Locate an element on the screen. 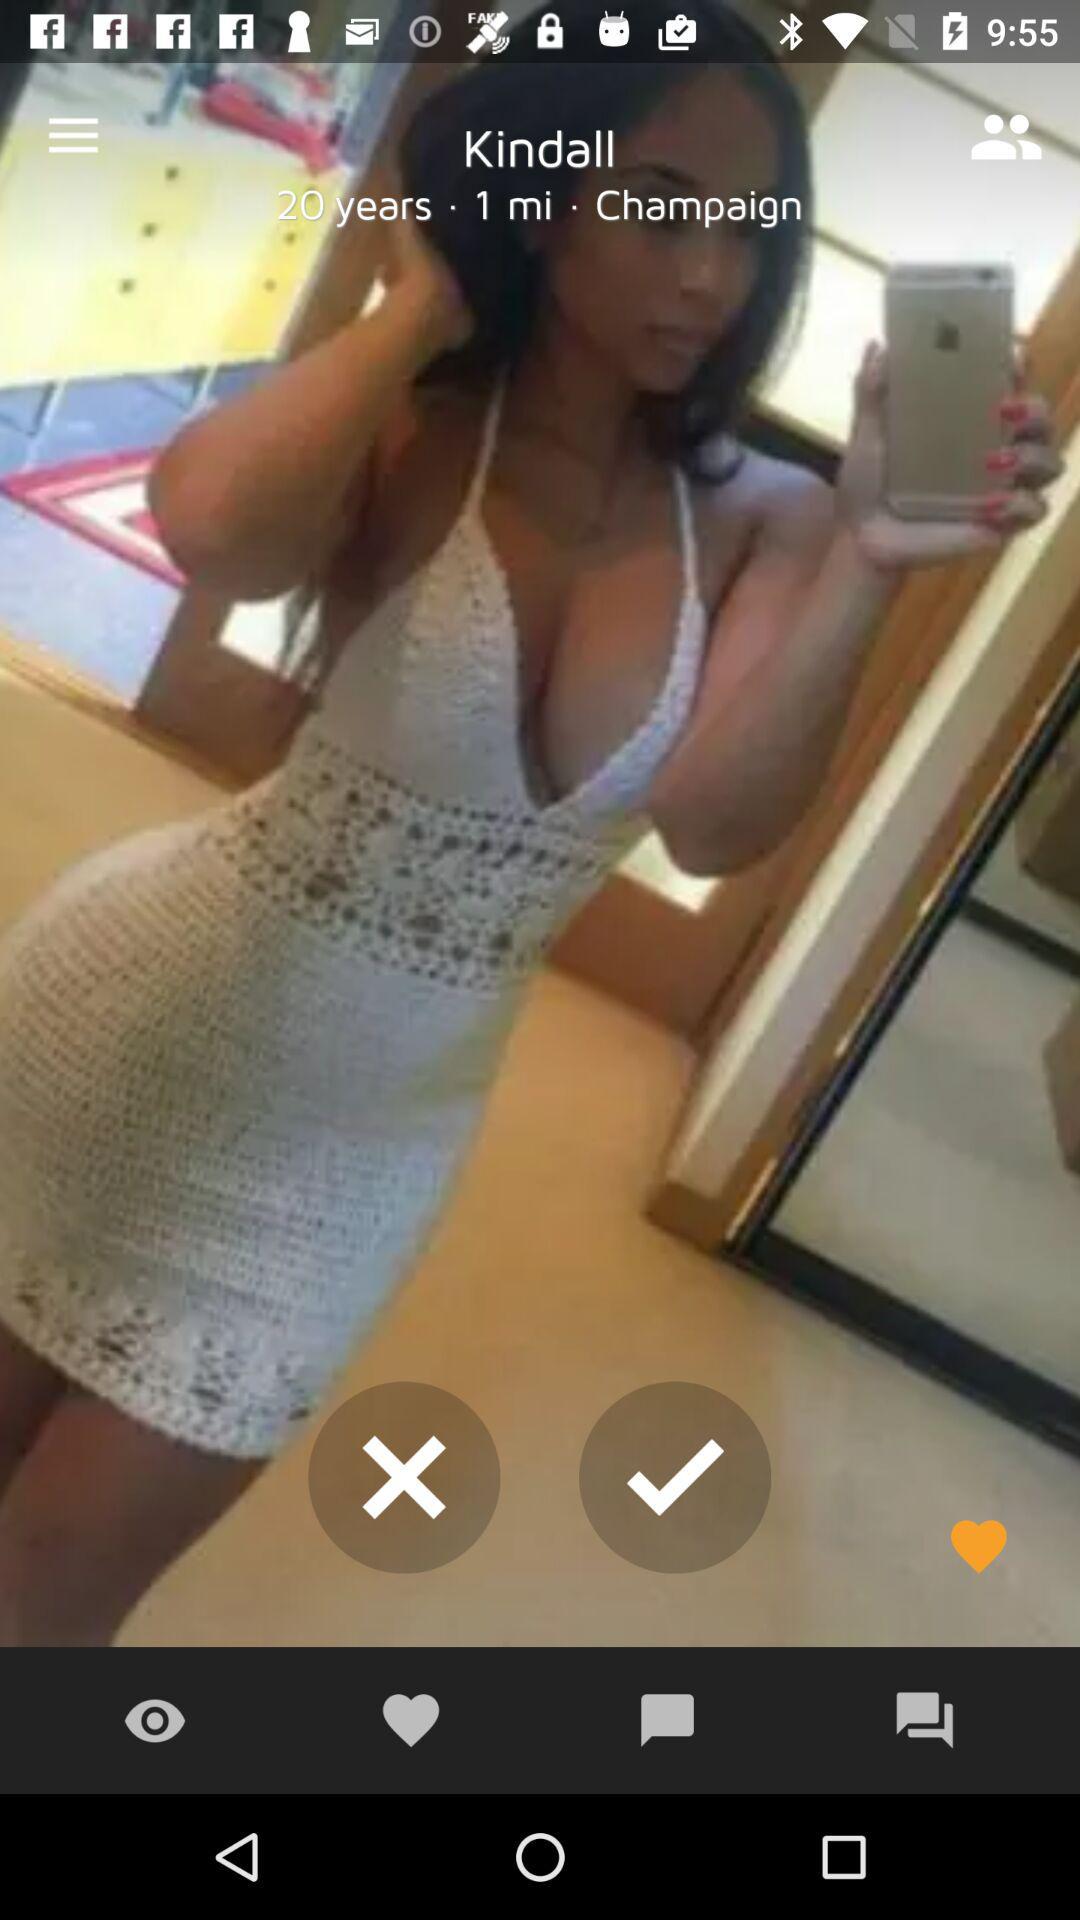  the favorite icon is located at coordinates (977, 1545).